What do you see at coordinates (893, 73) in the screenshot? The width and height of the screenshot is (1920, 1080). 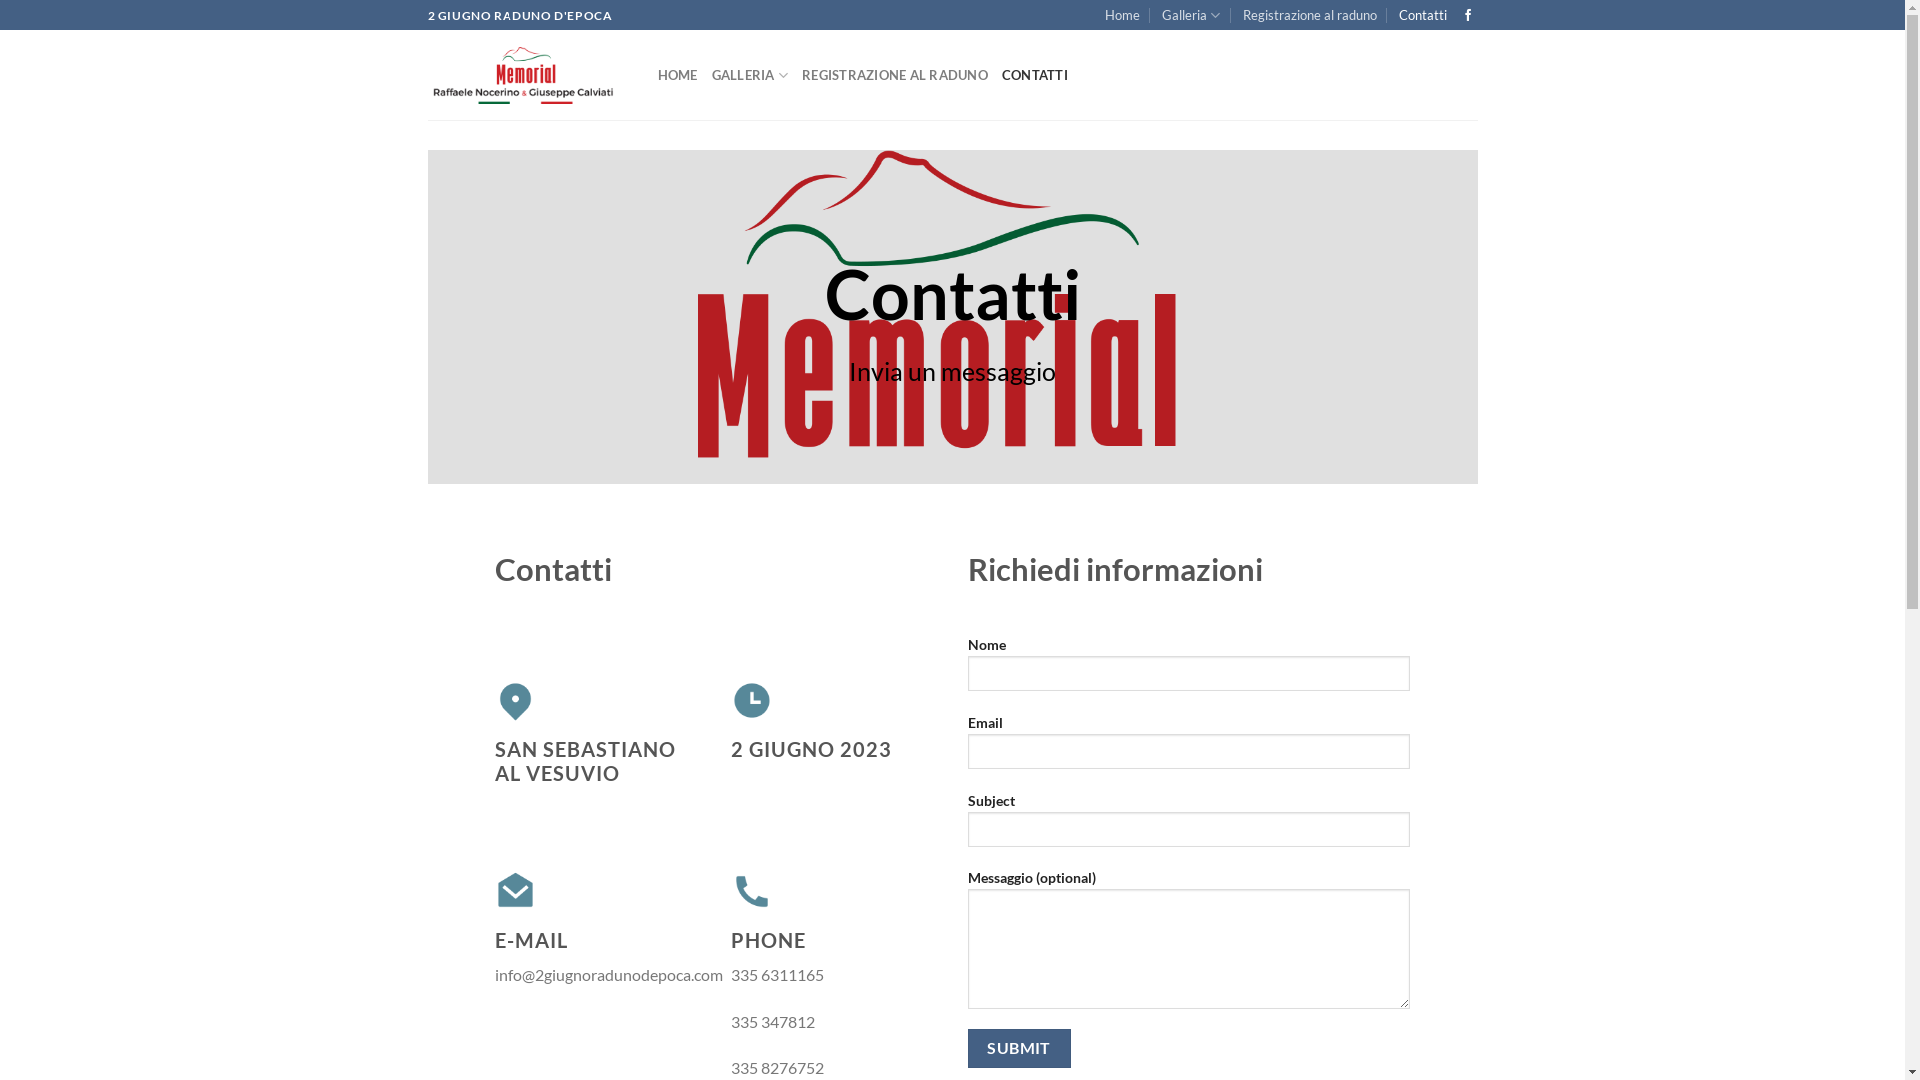 I see `'REGISTRAZIONE AL RADUNO'` at bounding box center [893, 73].